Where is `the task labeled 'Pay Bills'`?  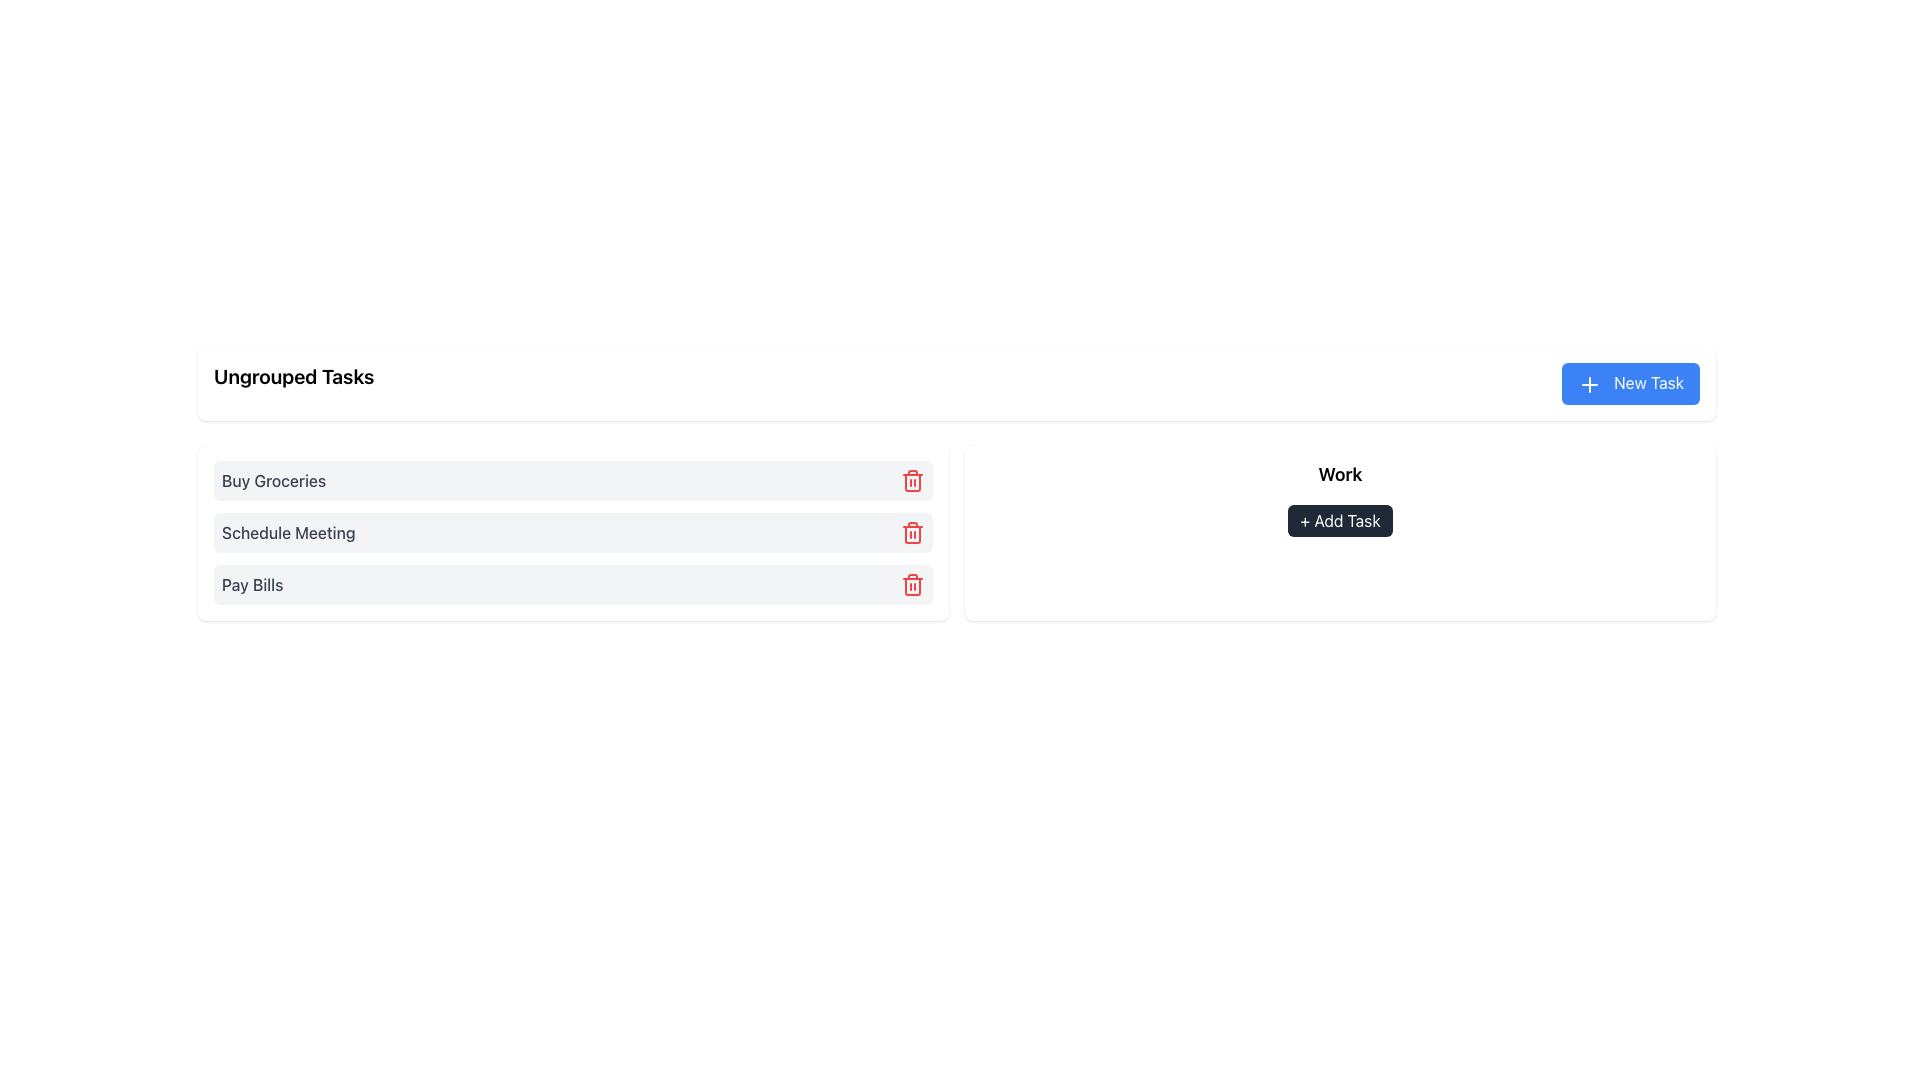 the task labeled 'Pay Bills' is located at coordinates (572, 584).